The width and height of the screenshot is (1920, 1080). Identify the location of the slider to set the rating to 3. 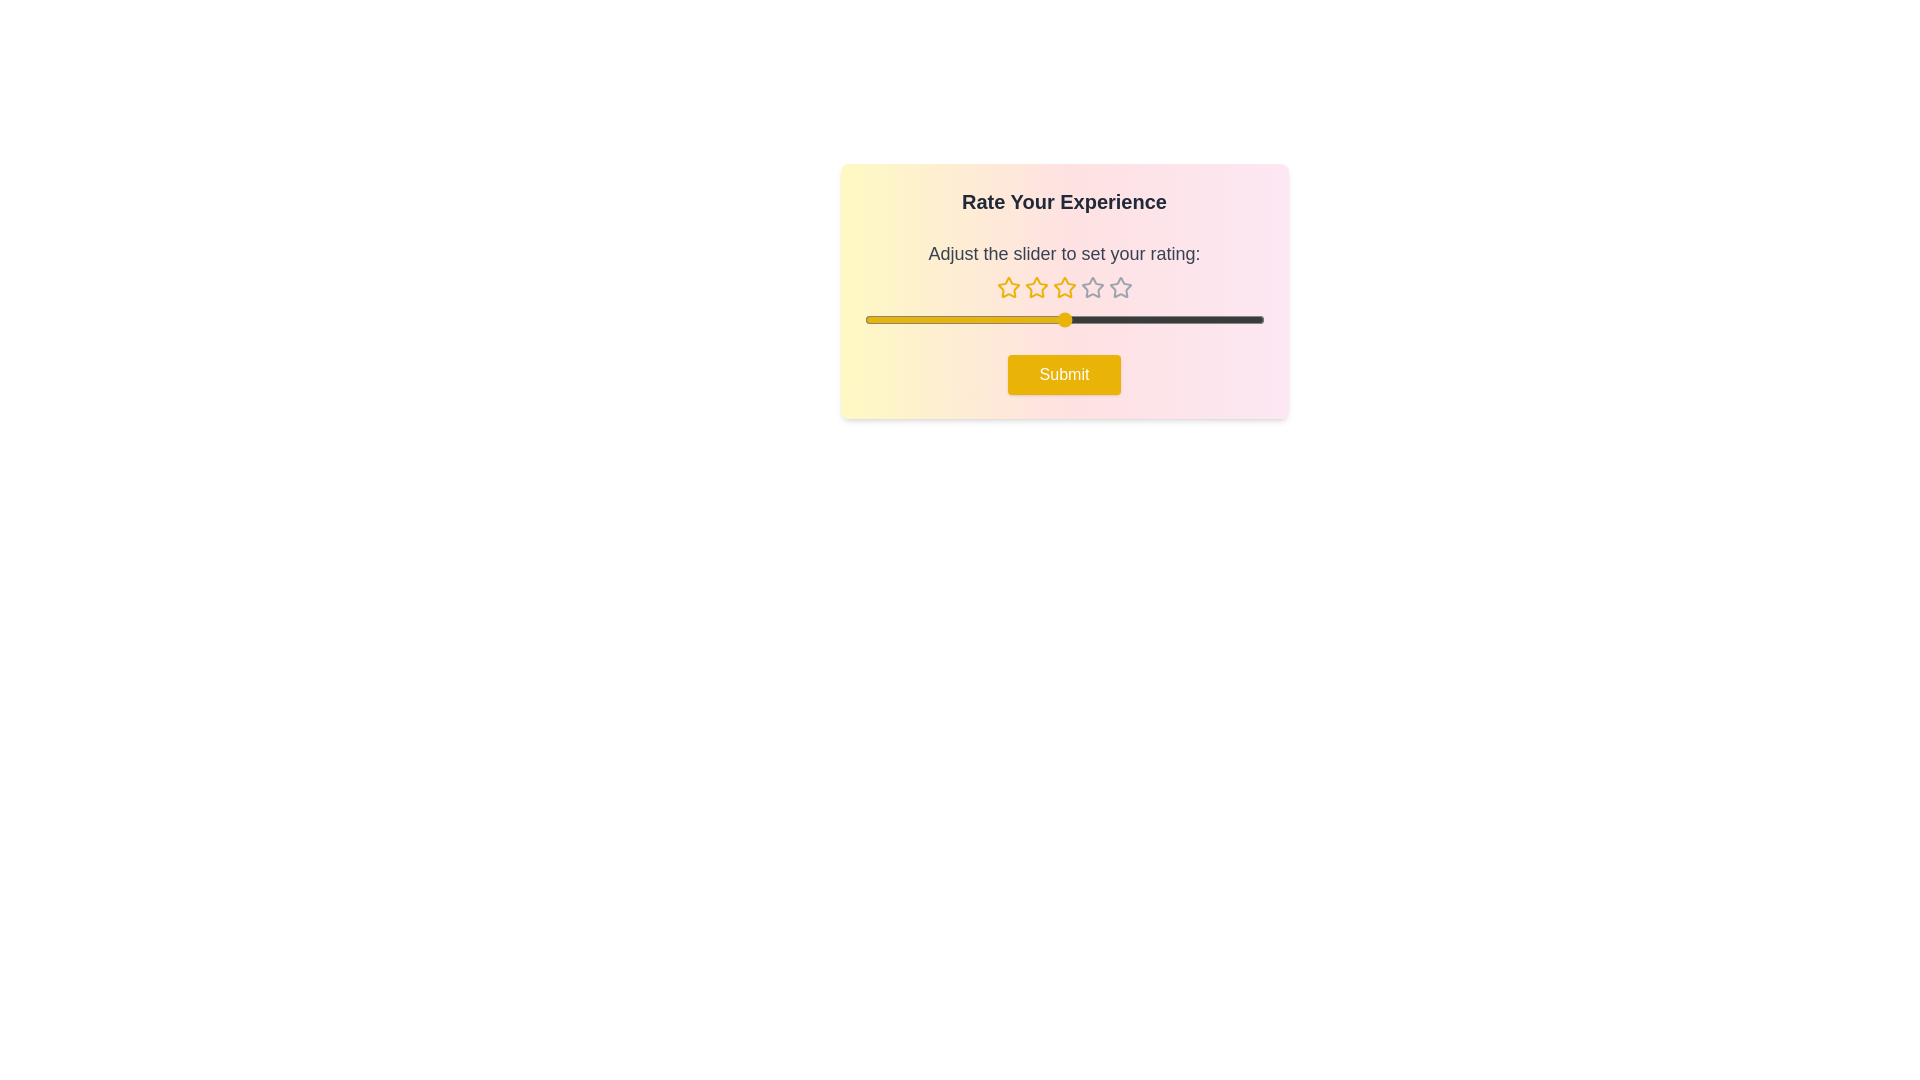
(1063, 319).